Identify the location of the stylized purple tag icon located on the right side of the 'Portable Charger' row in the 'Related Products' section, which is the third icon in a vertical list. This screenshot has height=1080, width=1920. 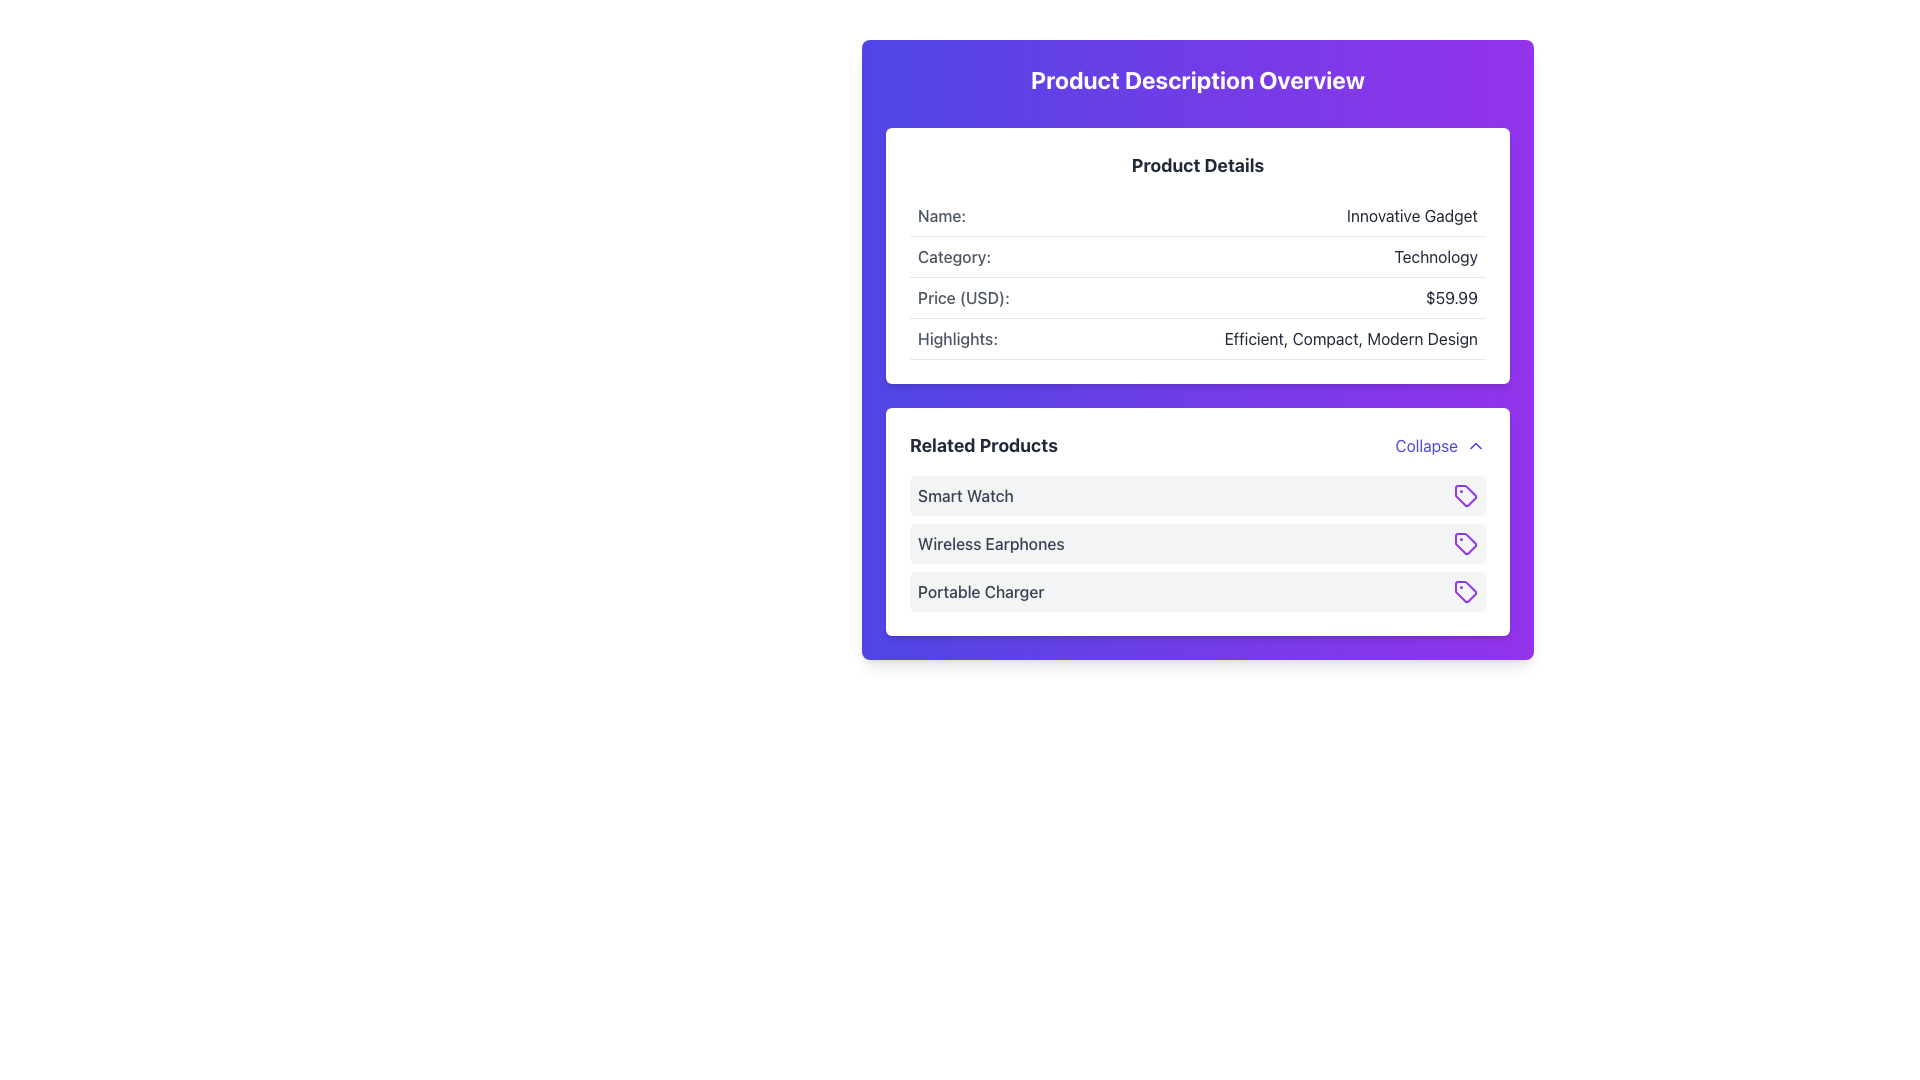
(1465, 543).